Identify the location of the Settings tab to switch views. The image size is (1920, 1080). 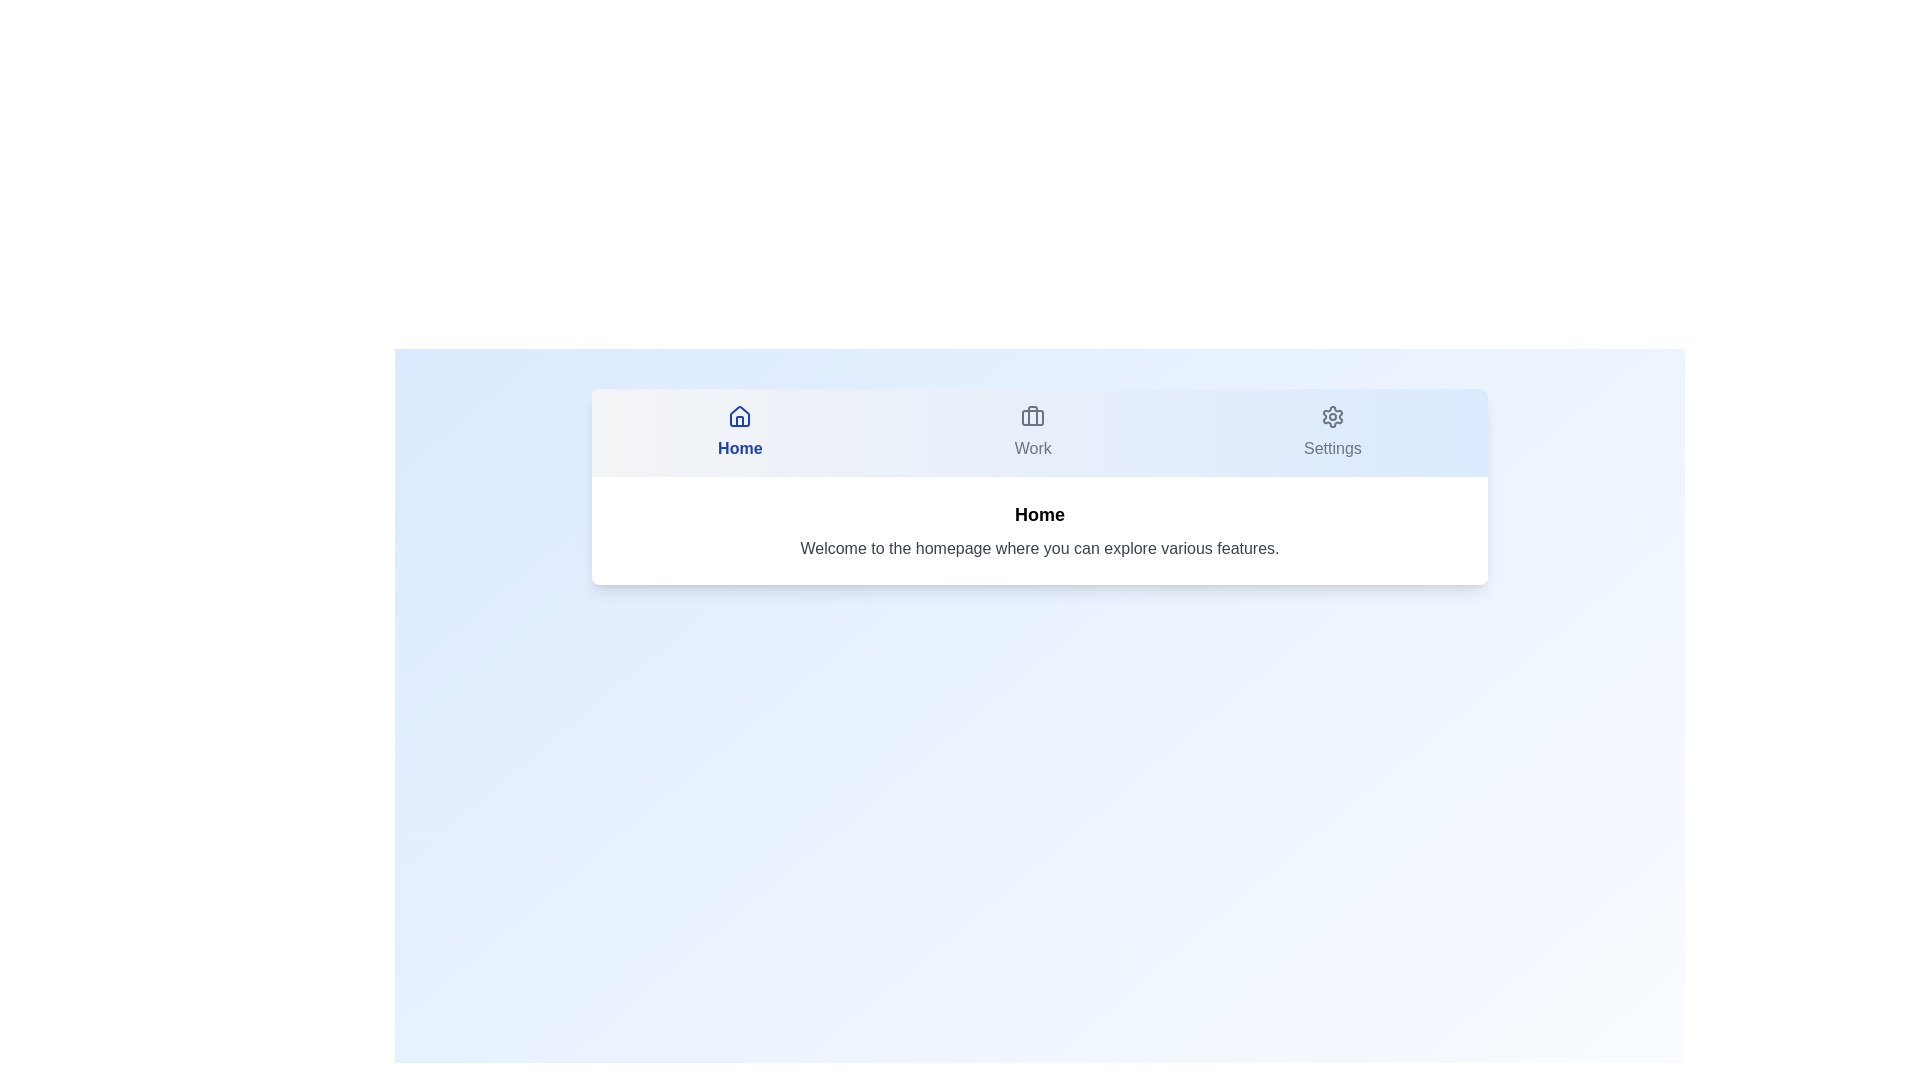
(1333, 431).